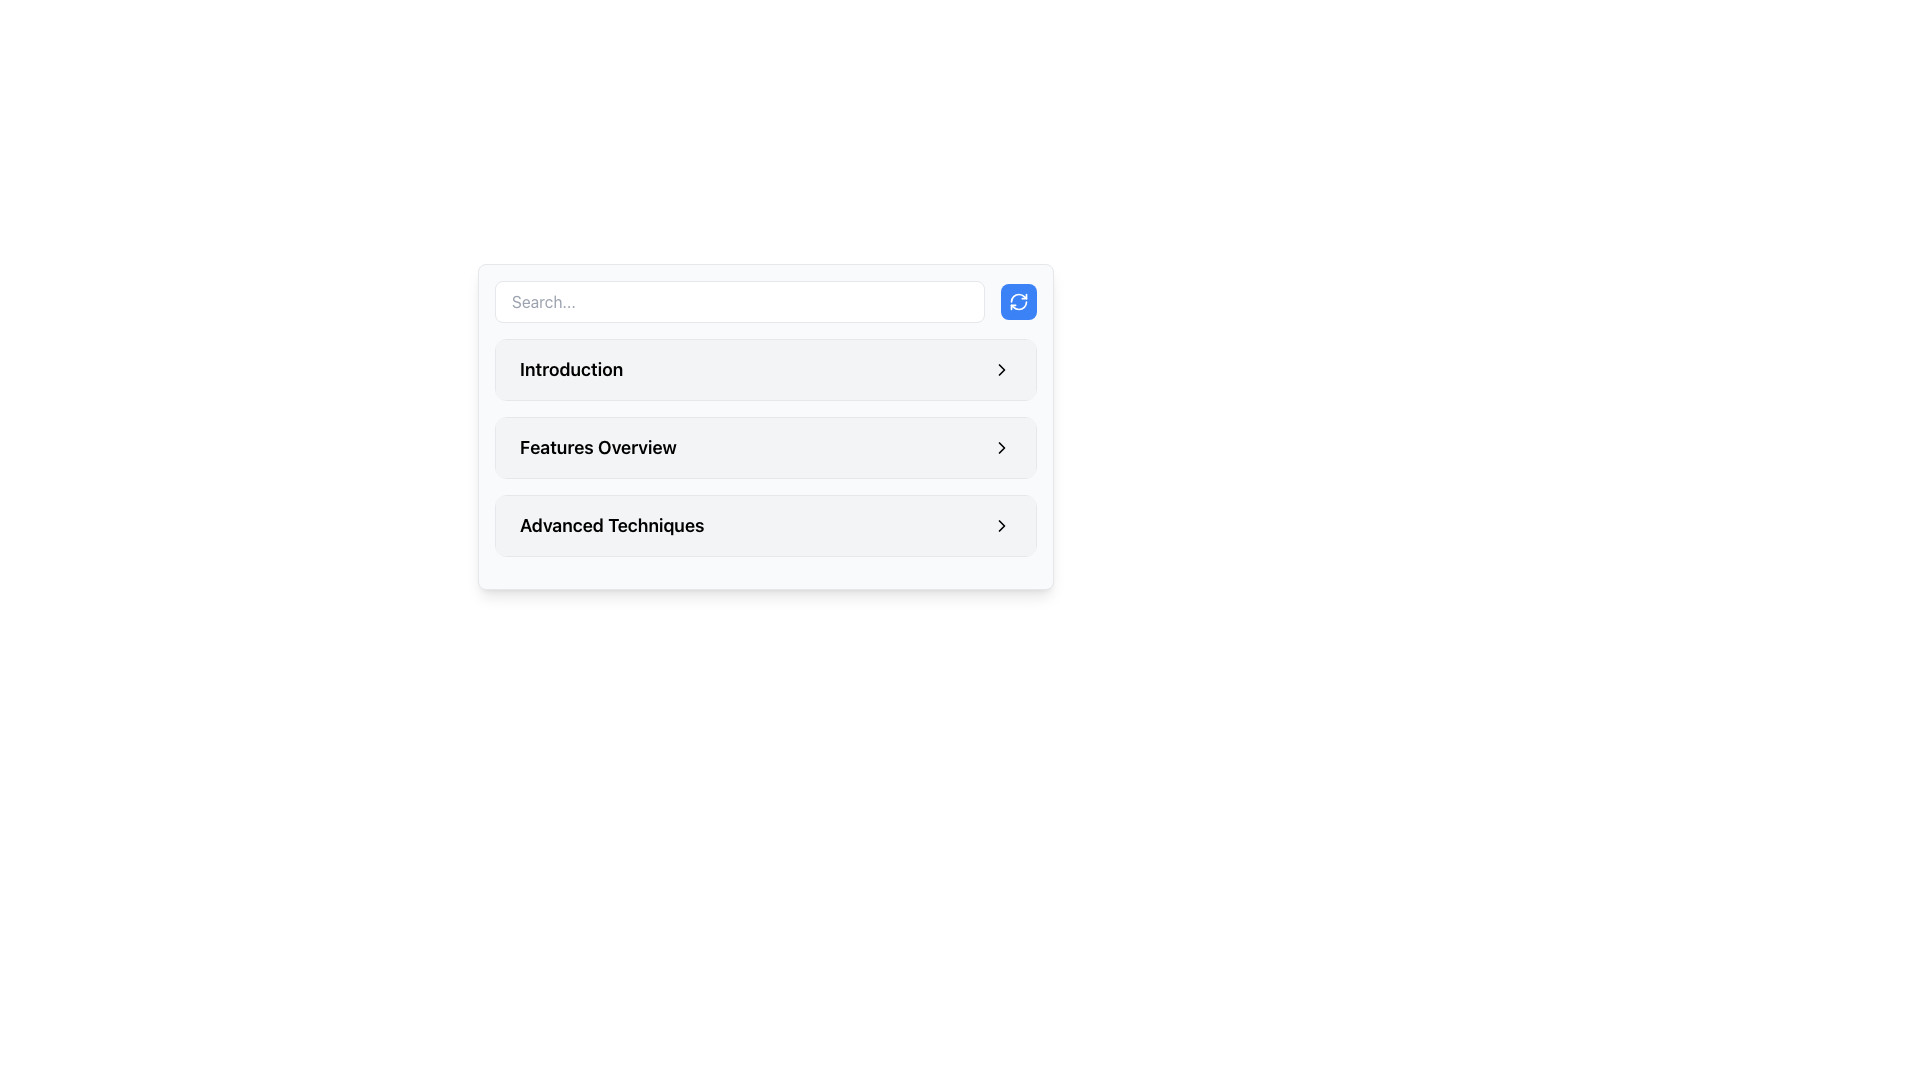  I want to click on the 'Features Overview' button, which is a rectangular area with a light gray background, located second in a vertical list of buttons, so click(765, 446).